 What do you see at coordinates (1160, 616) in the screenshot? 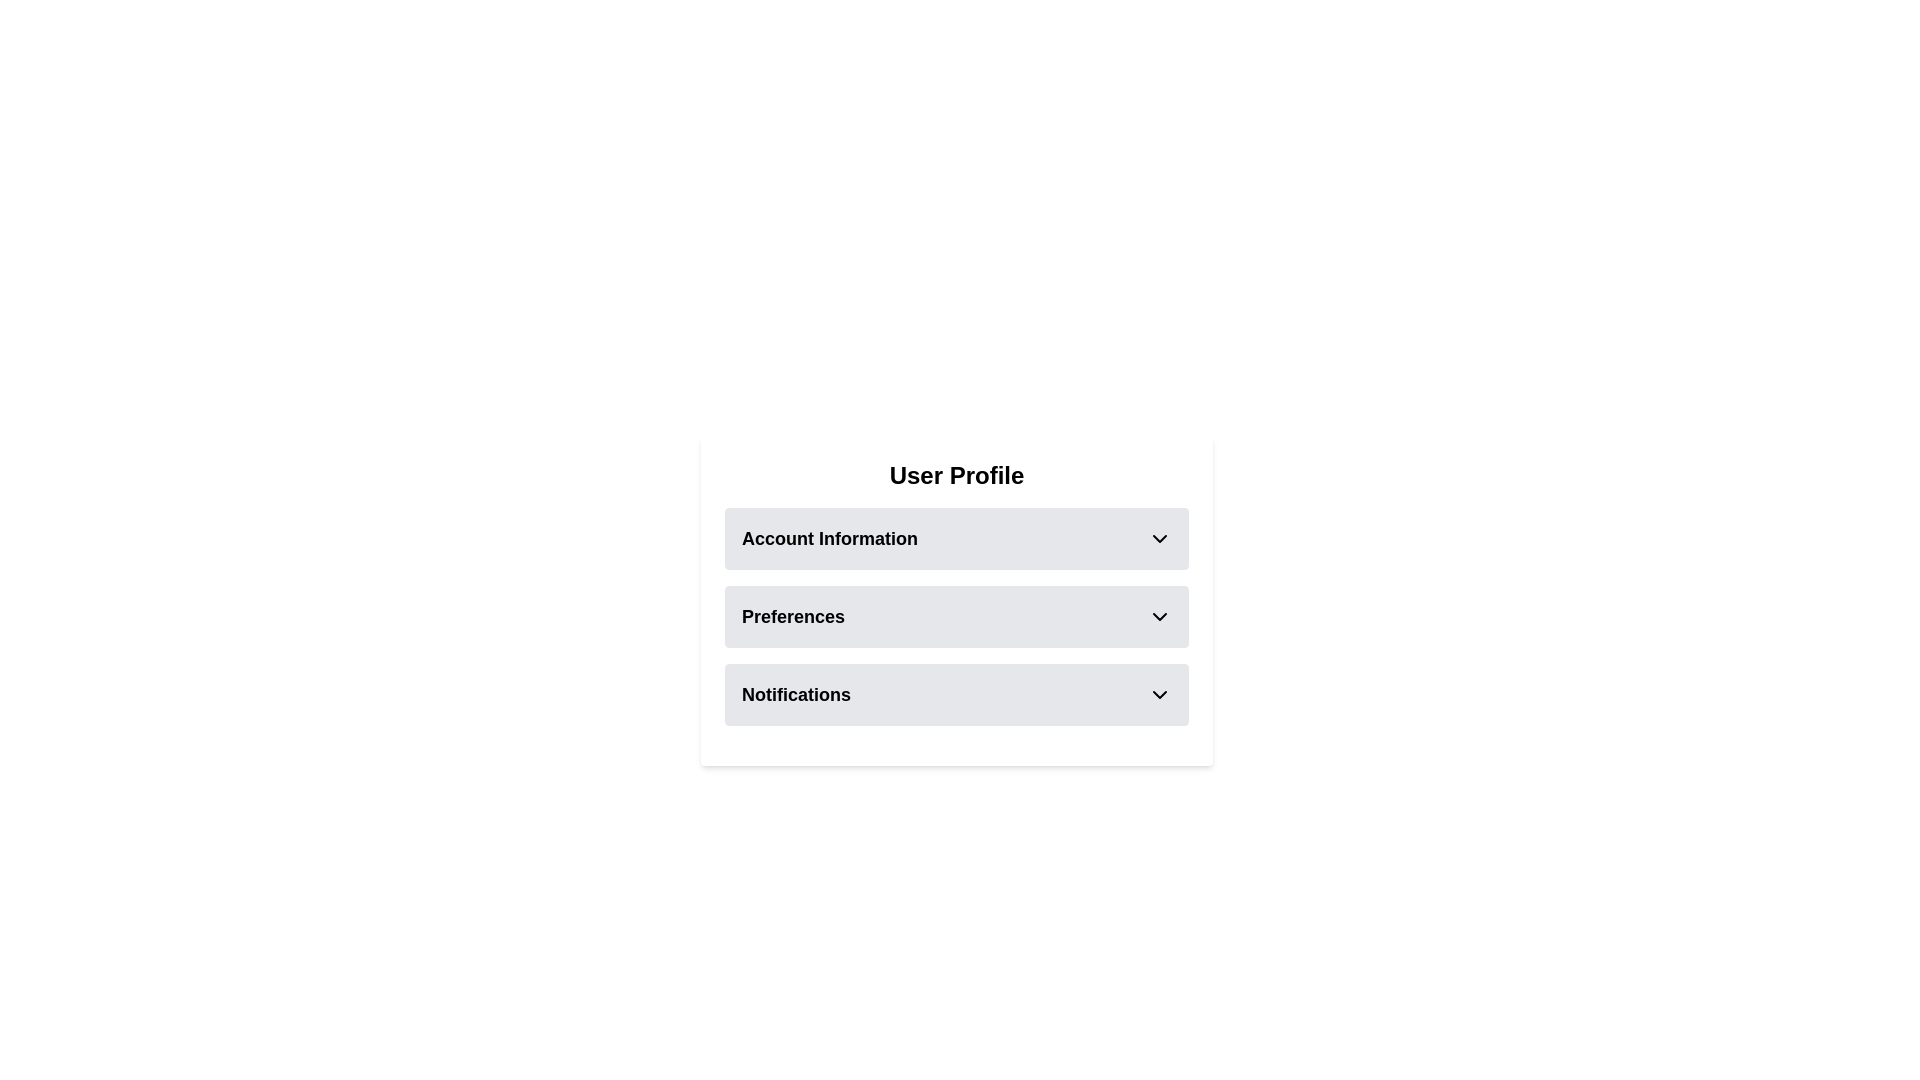
I see `the chevron icon on the far right side of the 'Preferences' button` at bounding box center [1160, 616].